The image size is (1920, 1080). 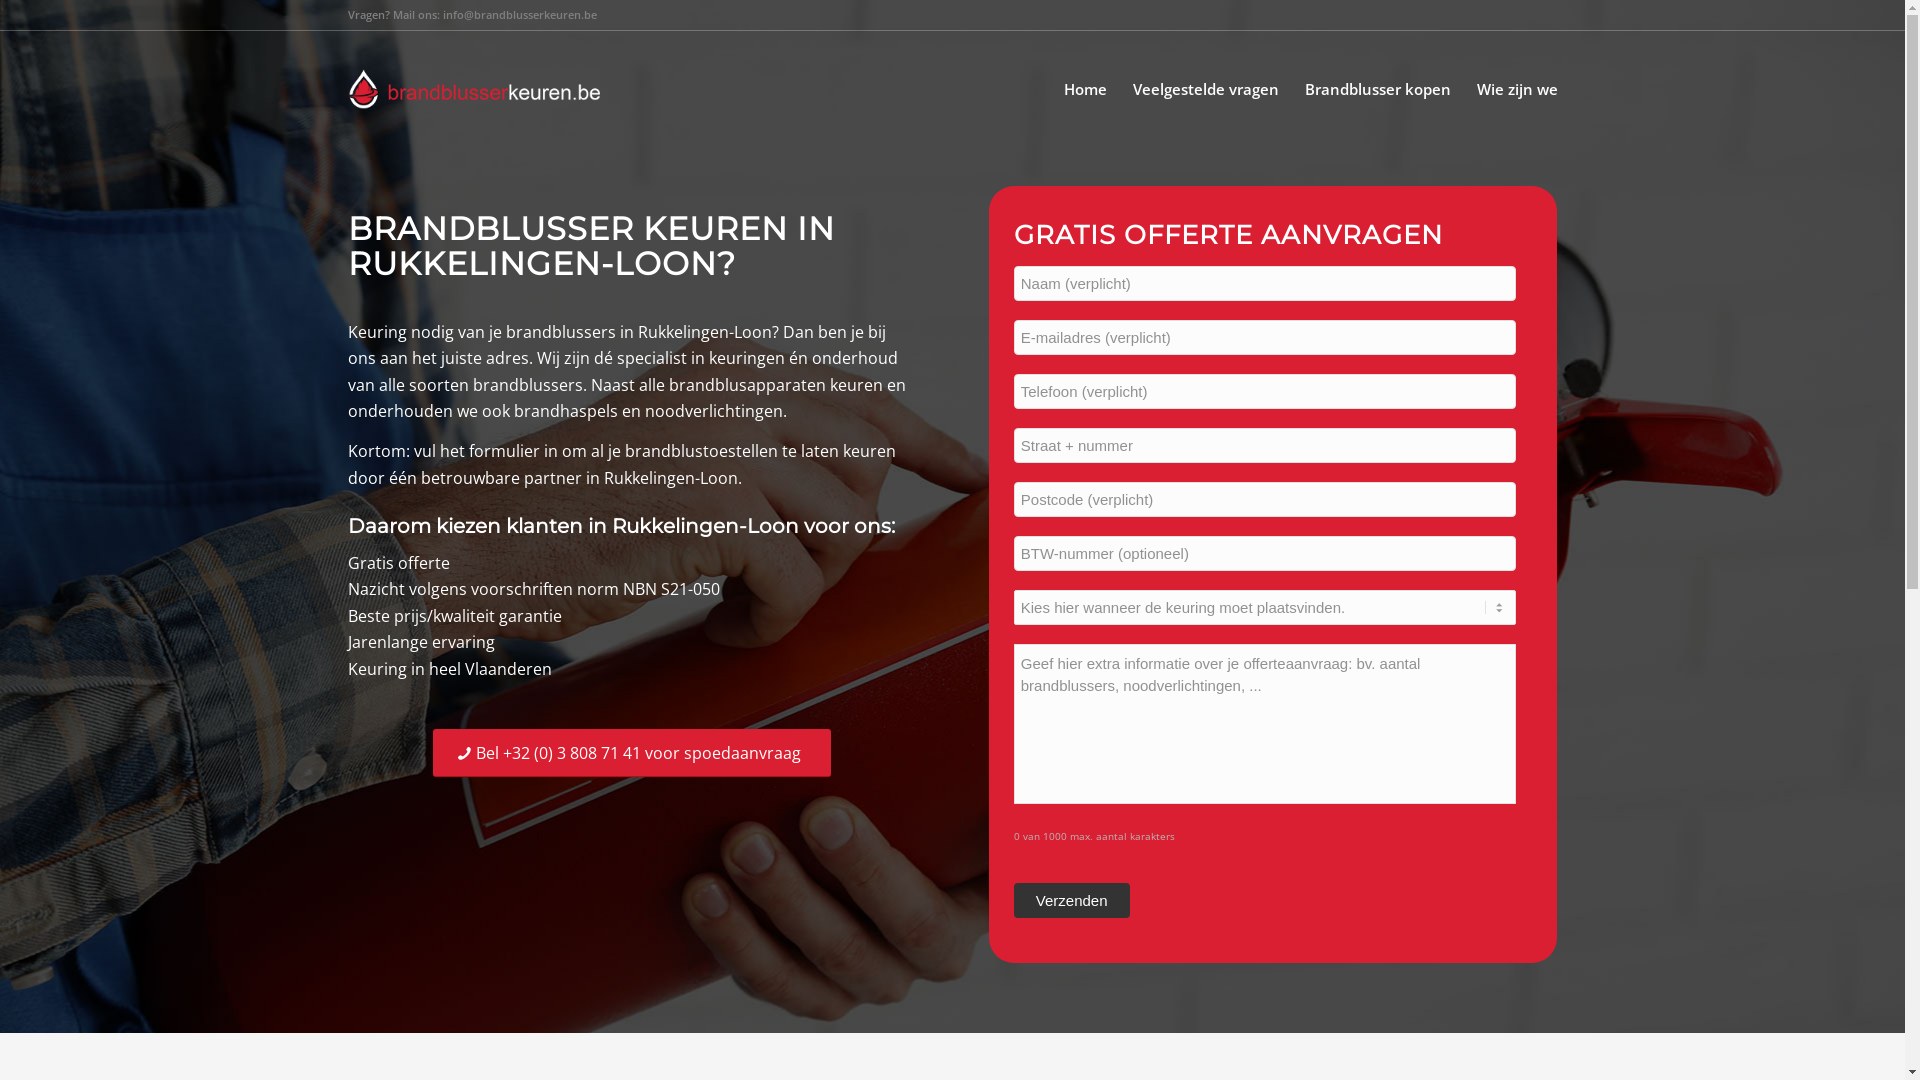 I want to click on 'Brandblusser kopen', so click(x=1376, y=87).